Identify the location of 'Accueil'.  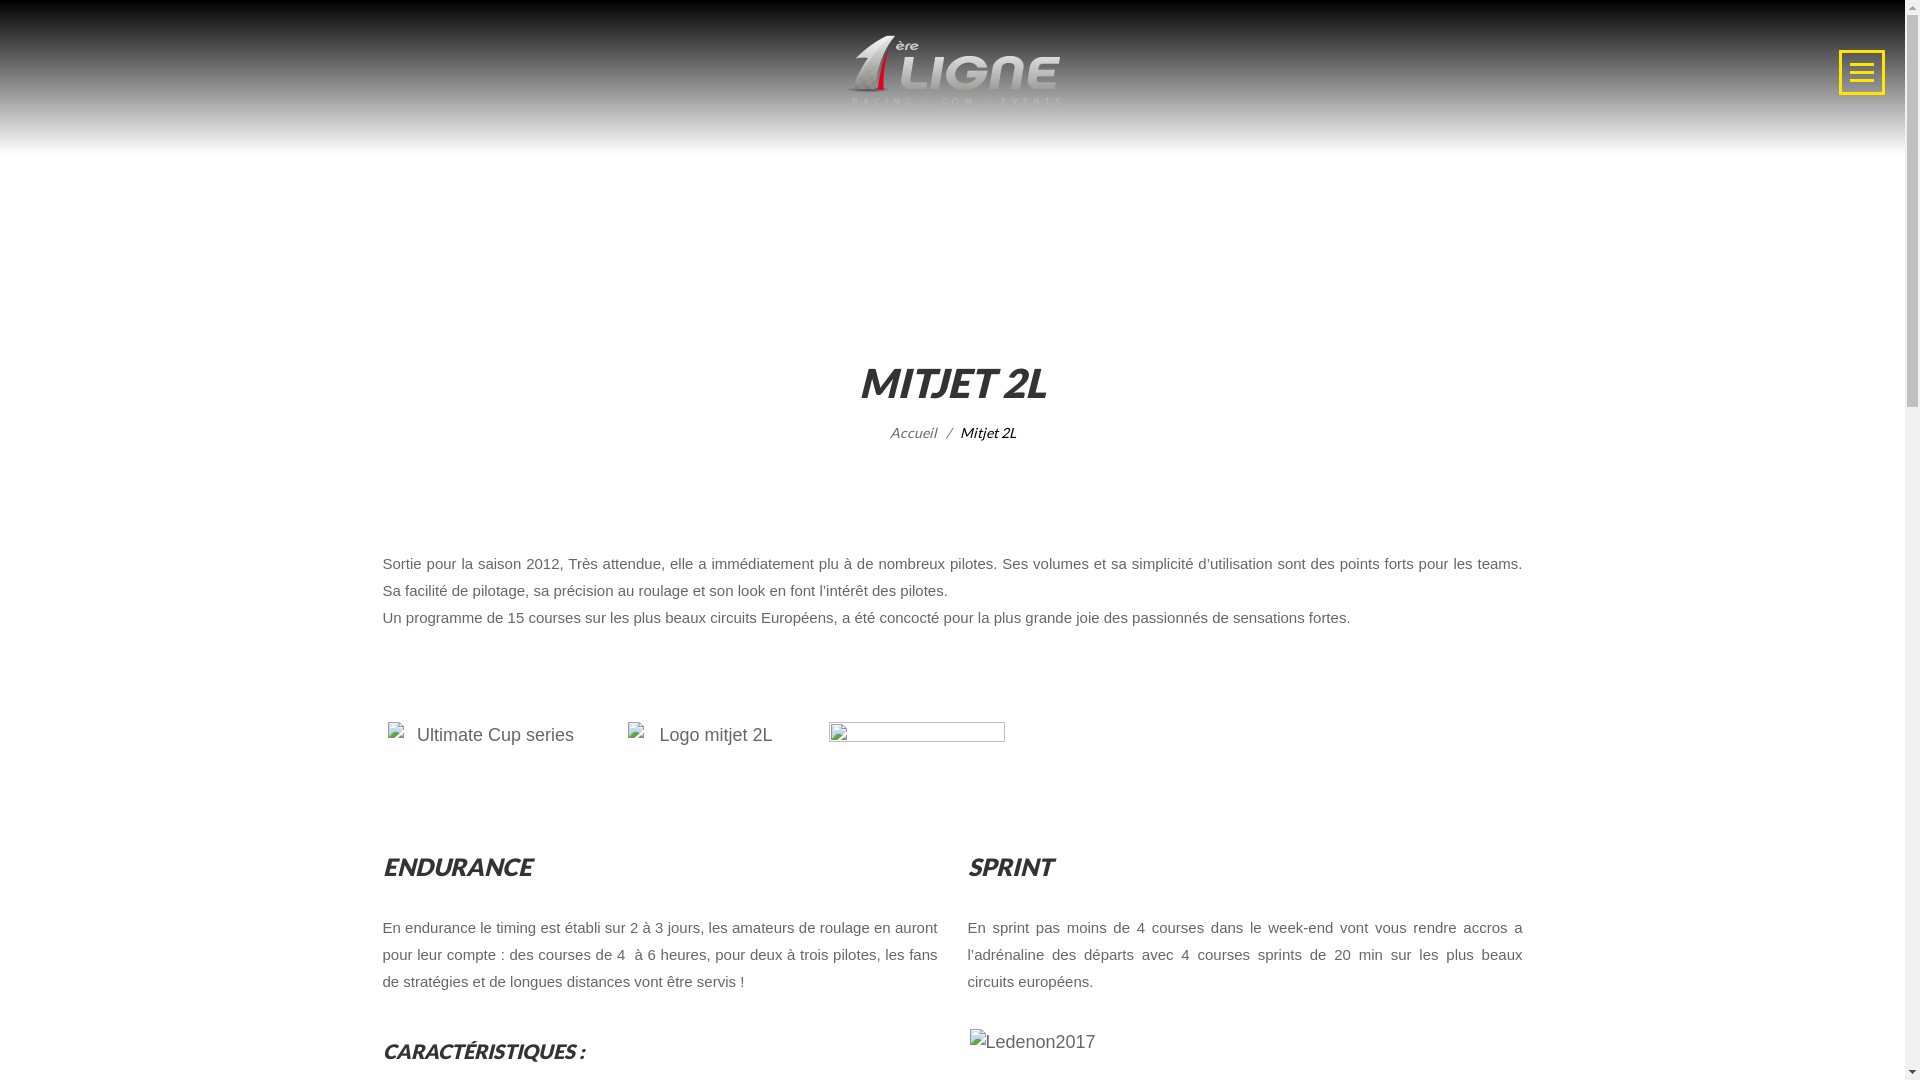
(912, 431).